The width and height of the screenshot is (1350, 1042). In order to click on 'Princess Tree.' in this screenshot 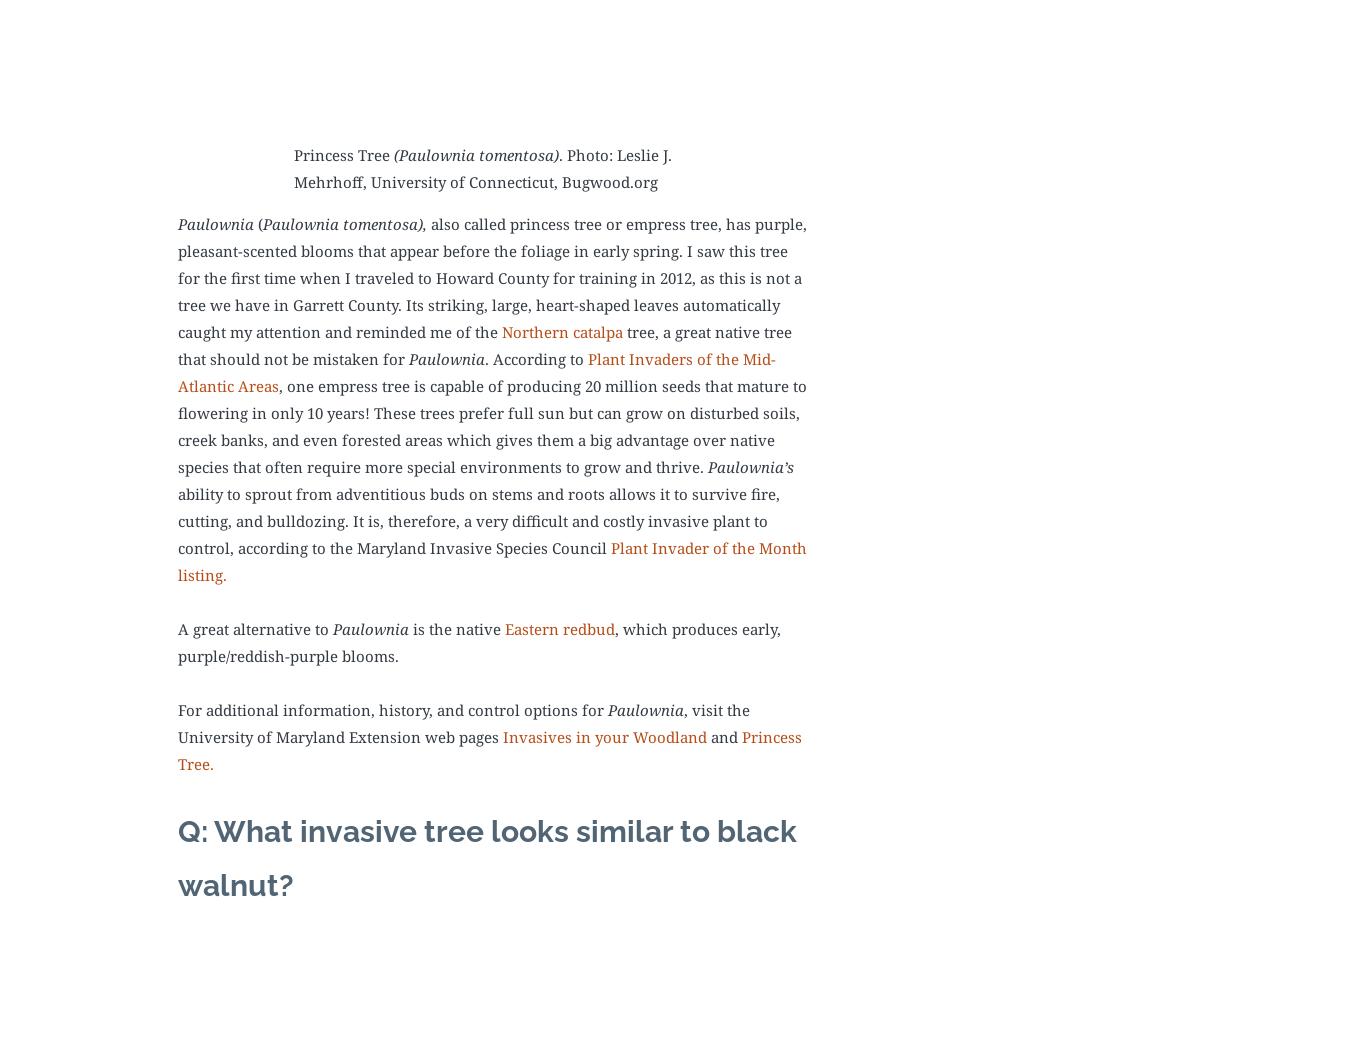, I will do `click(178, 749)`.